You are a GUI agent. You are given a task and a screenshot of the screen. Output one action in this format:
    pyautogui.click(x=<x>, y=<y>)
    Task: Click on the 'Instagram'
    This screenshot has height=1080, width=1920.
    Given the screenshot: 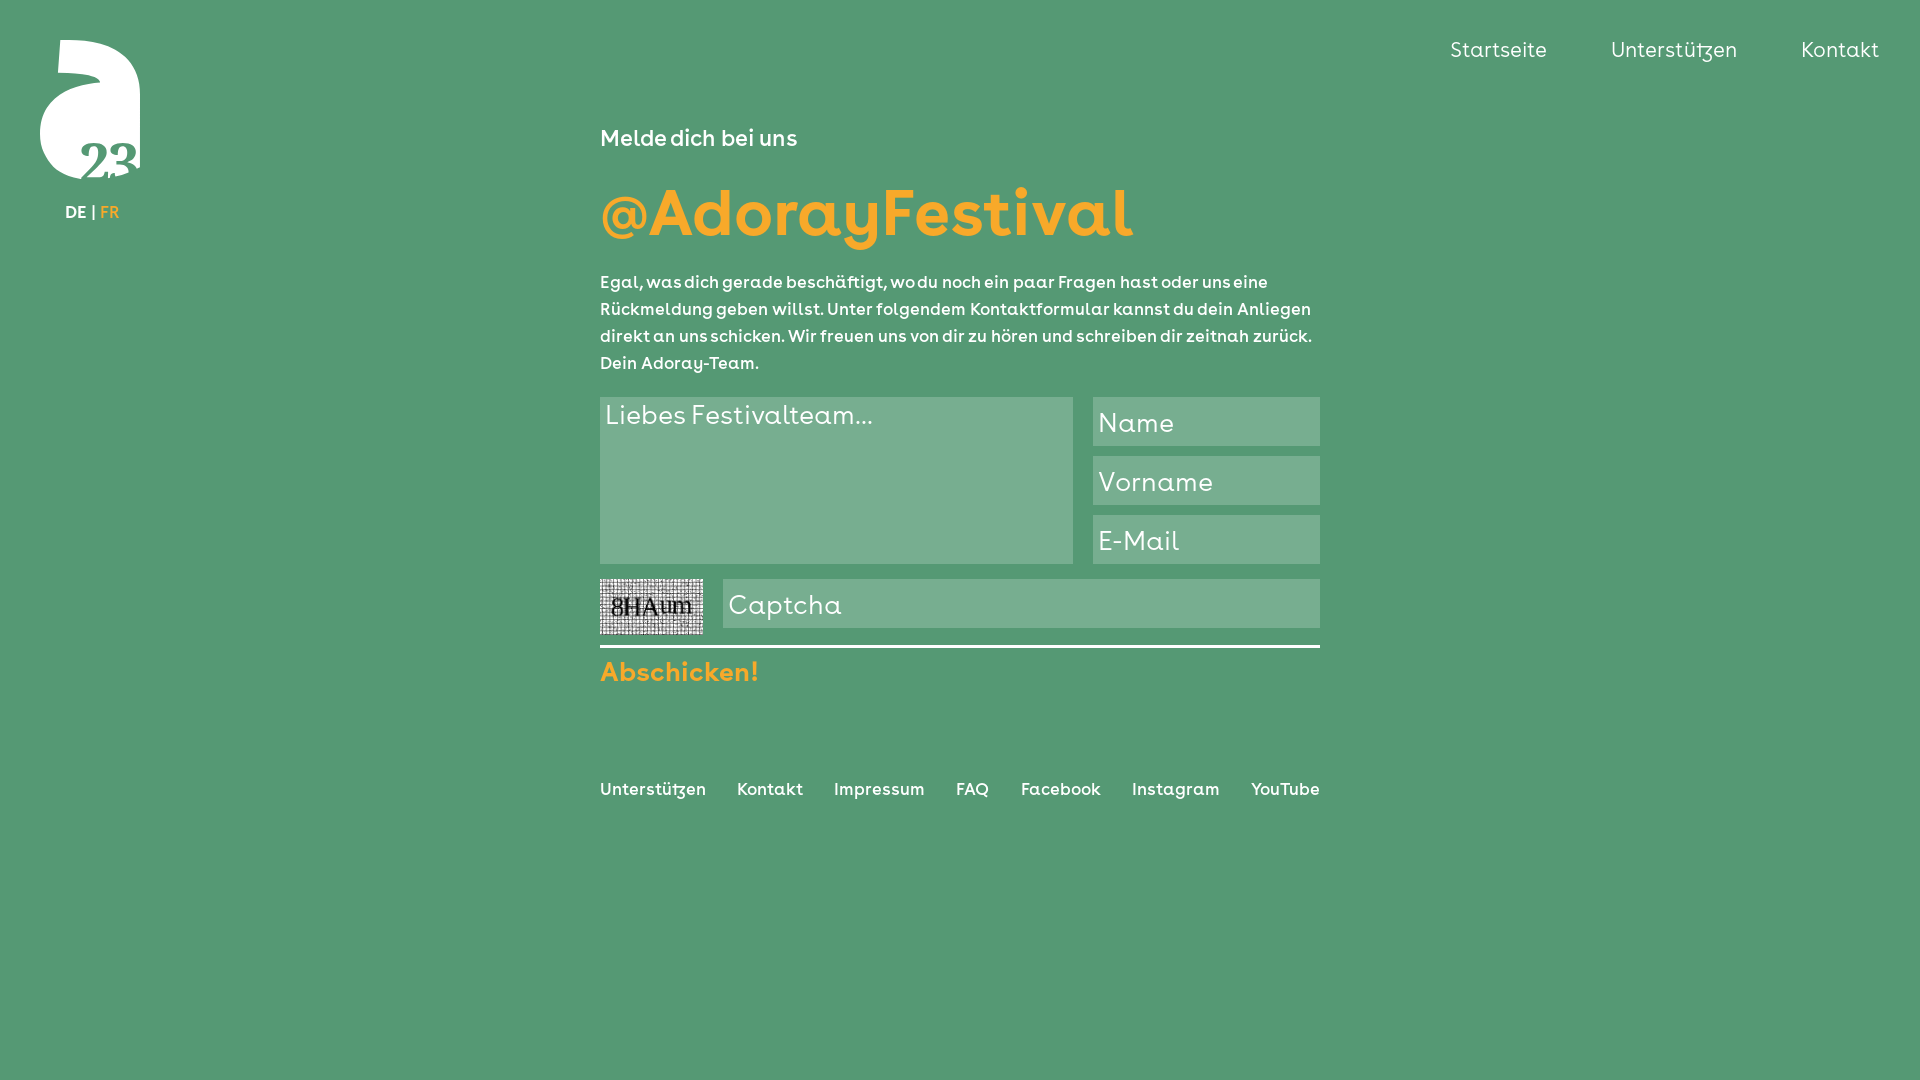 What is the action you would take?
    pyautogui.click(x=1176, y=788)
    